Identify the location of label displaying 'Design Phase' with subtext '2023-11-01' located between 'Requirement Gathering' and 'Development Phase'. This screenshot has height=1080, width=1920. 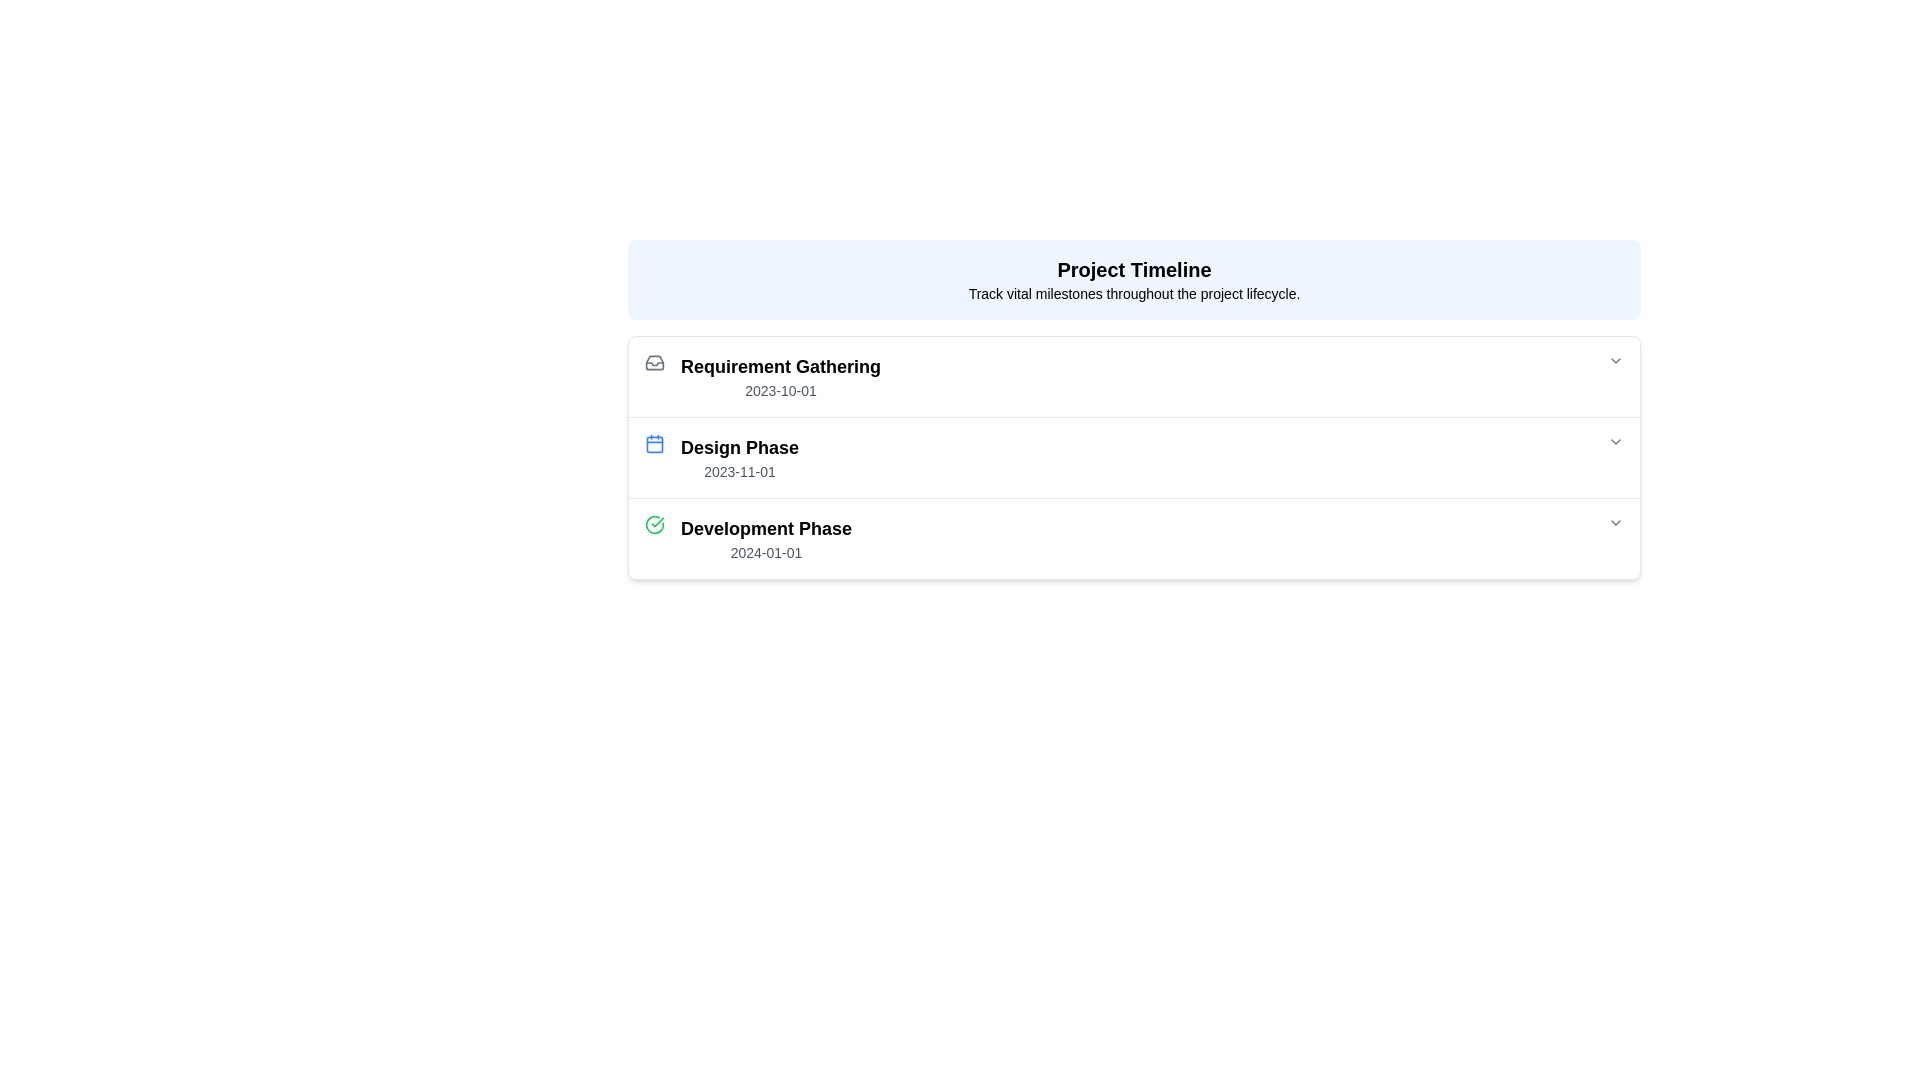
(738, 458).